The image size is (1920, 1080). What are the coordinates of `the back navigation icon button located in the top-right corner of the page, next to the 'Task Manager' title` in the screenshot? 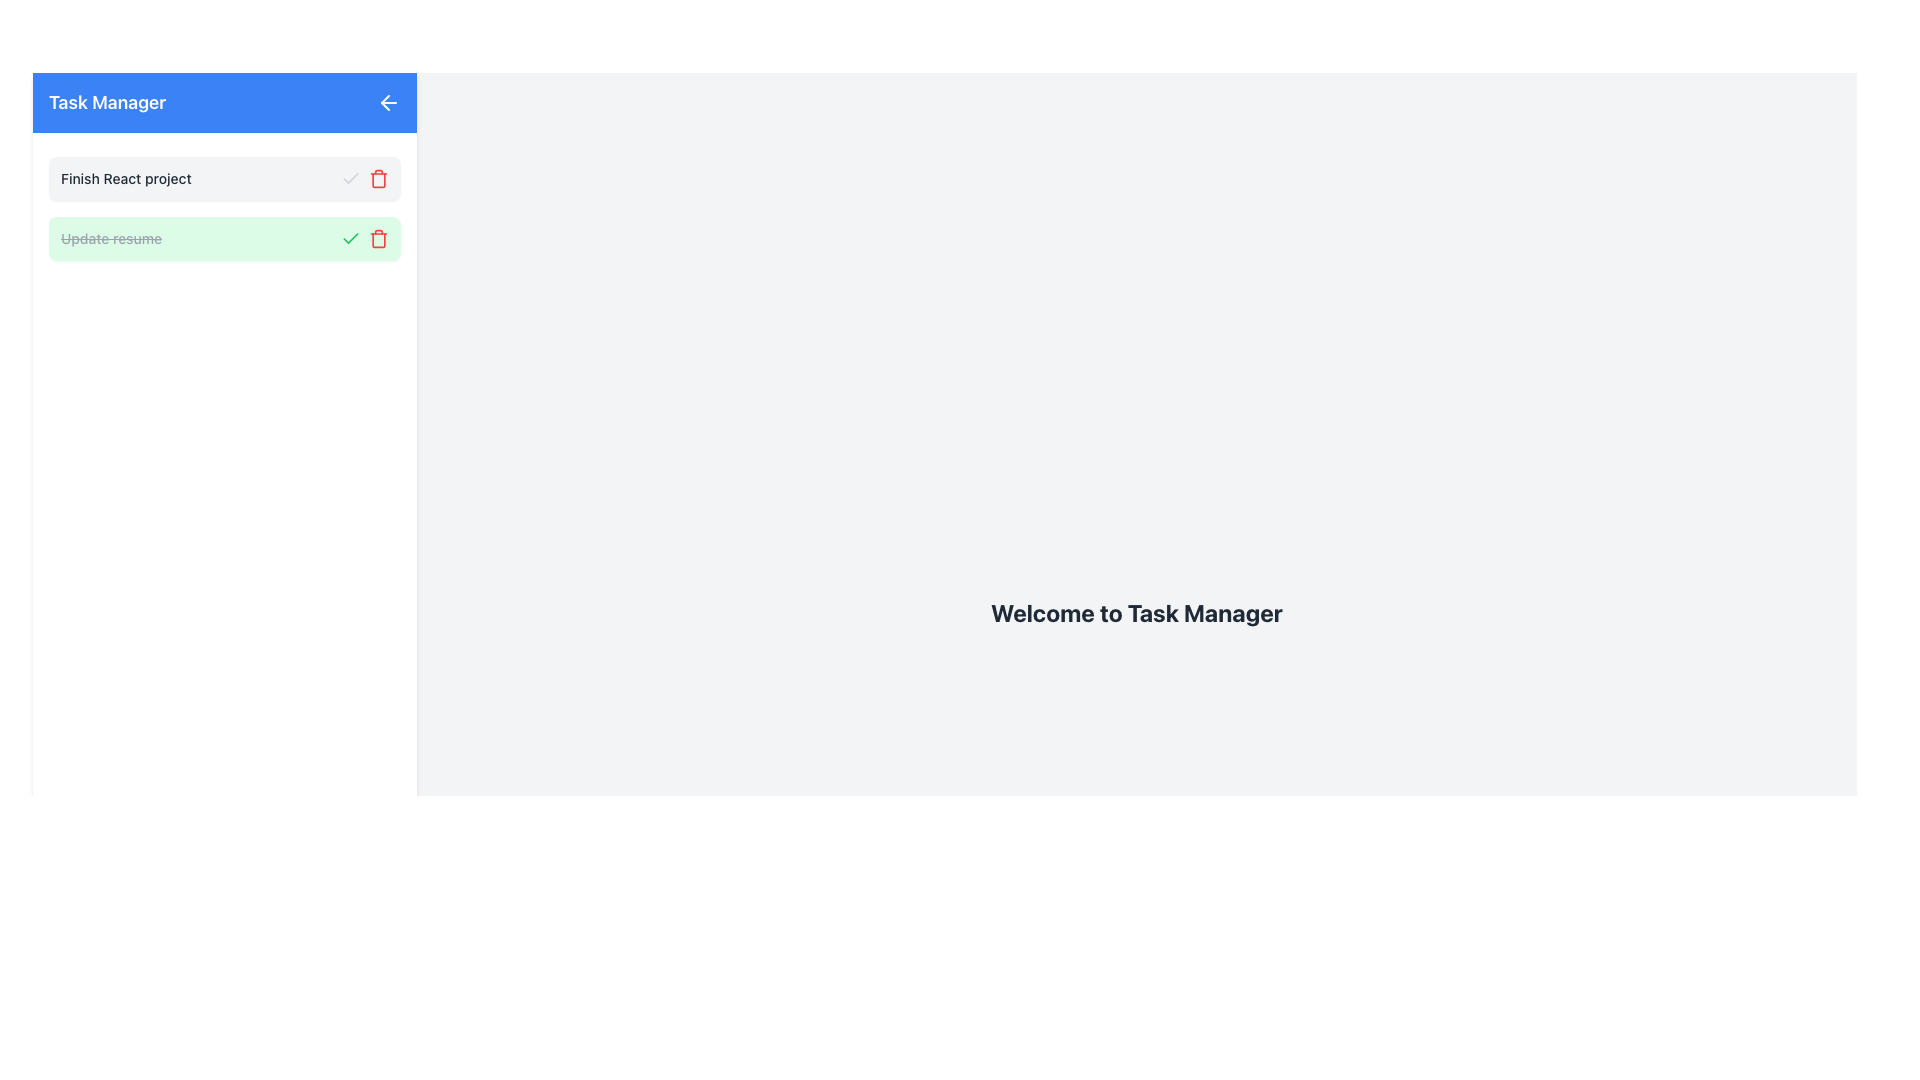 It's located at (388, 103).